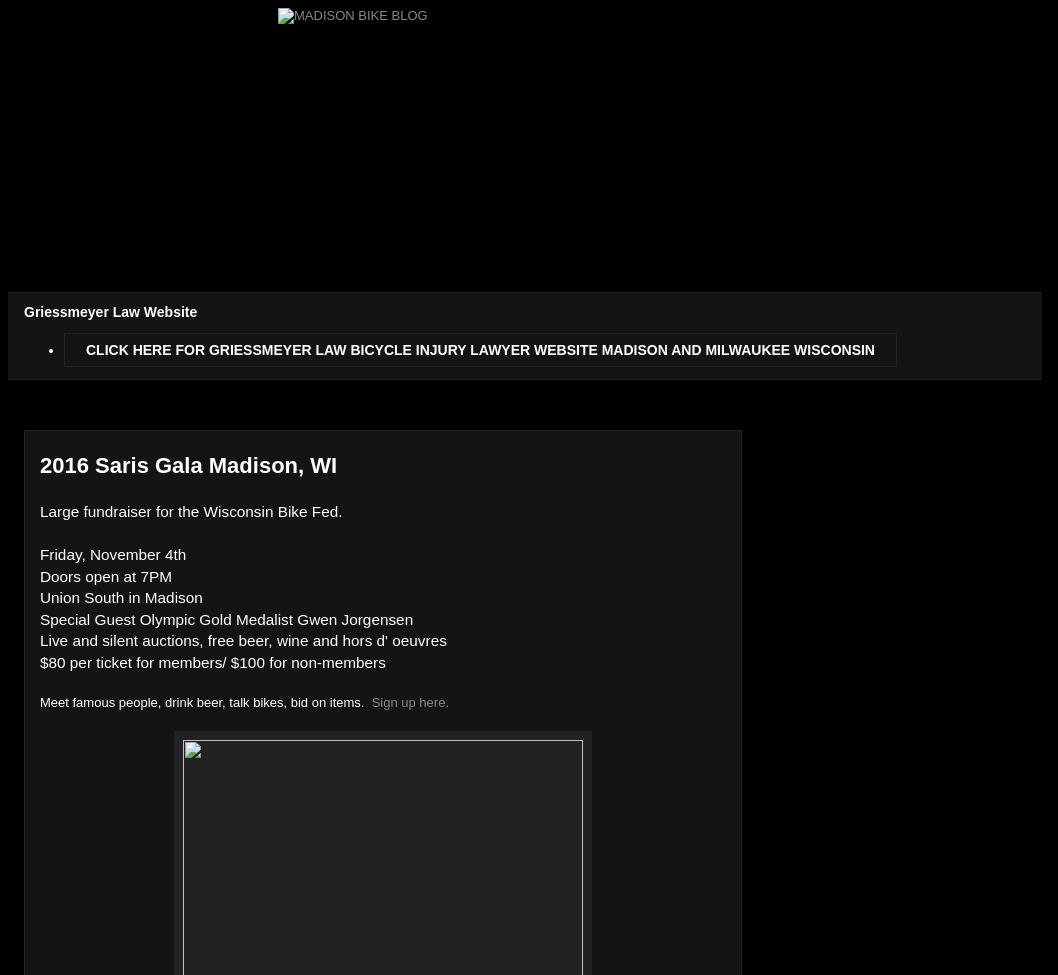  Describe the element at coordinates (120, 597) in the screenshot. I see `'Union South in Madison'` at that location.